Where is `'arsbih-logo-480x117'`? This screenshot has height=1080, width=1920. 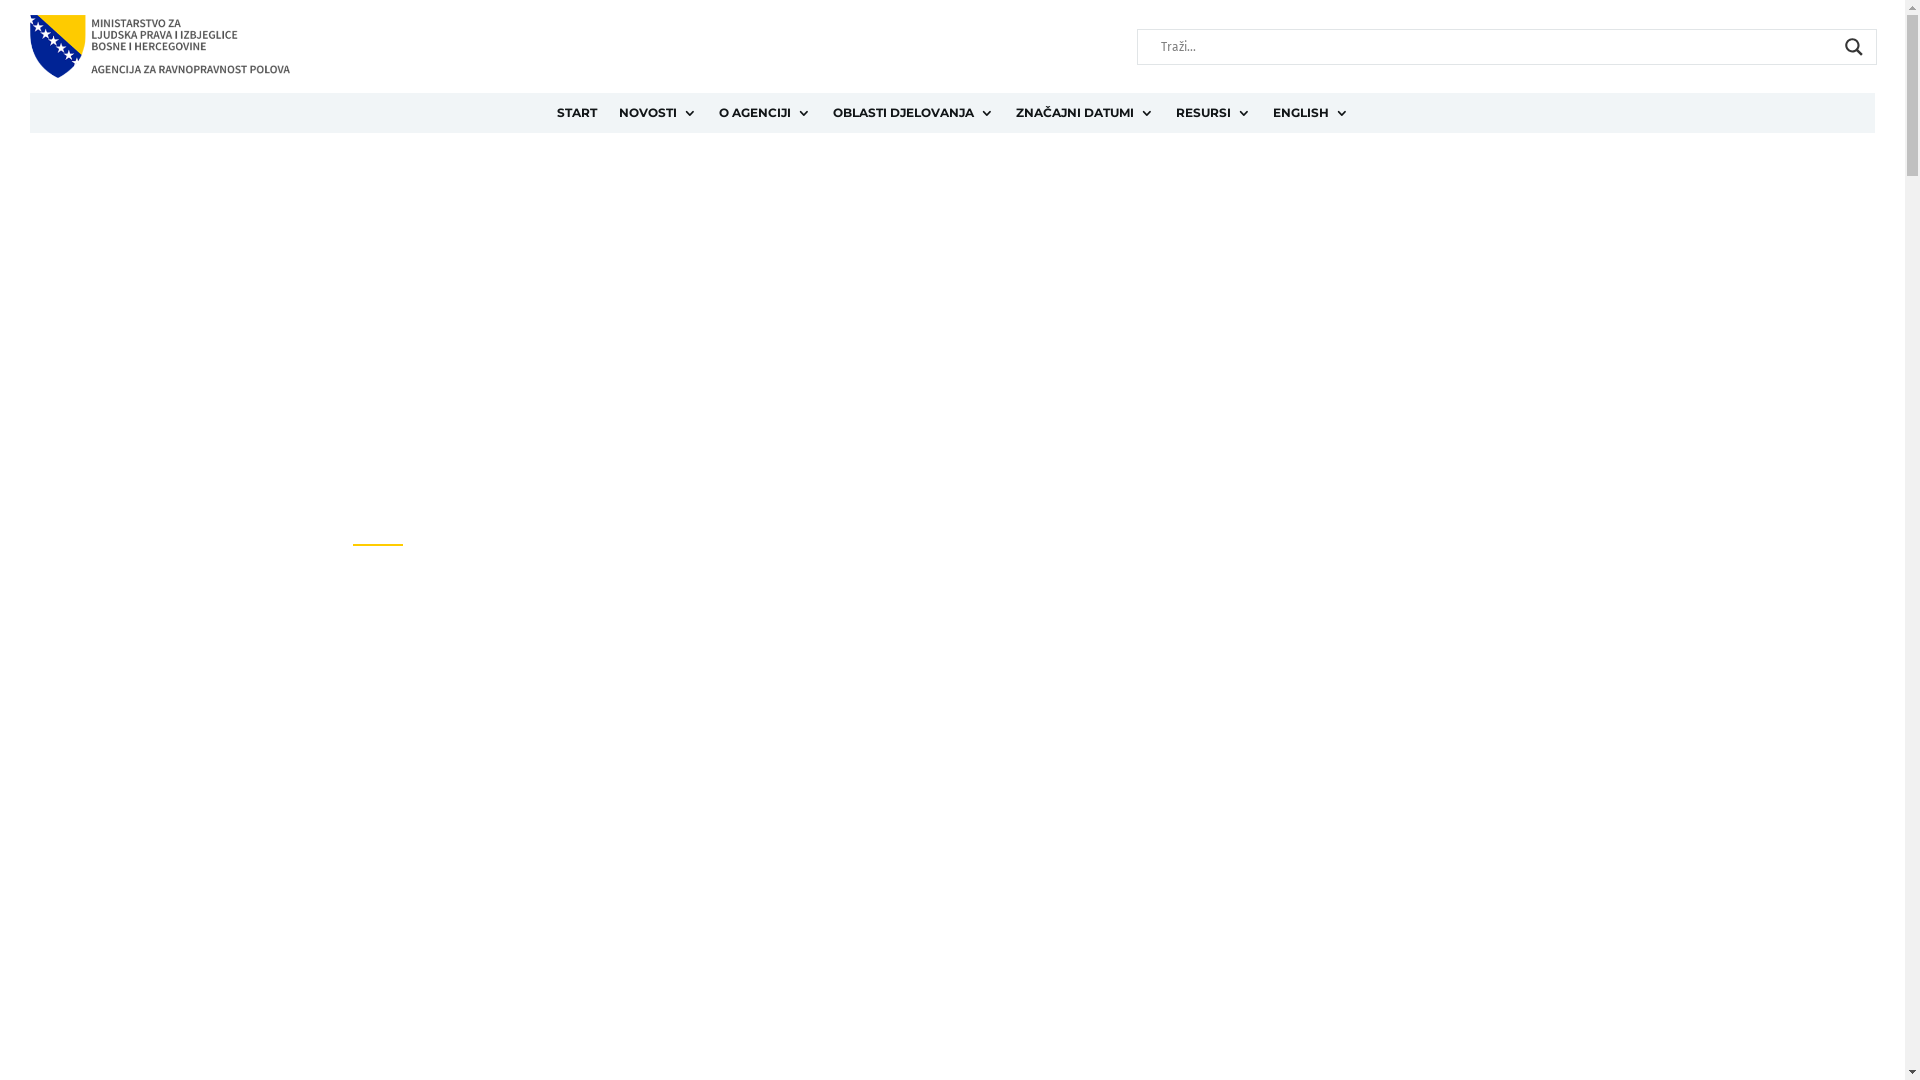
'arsbih-logo-480x117' is located at coordinates (158, 45).